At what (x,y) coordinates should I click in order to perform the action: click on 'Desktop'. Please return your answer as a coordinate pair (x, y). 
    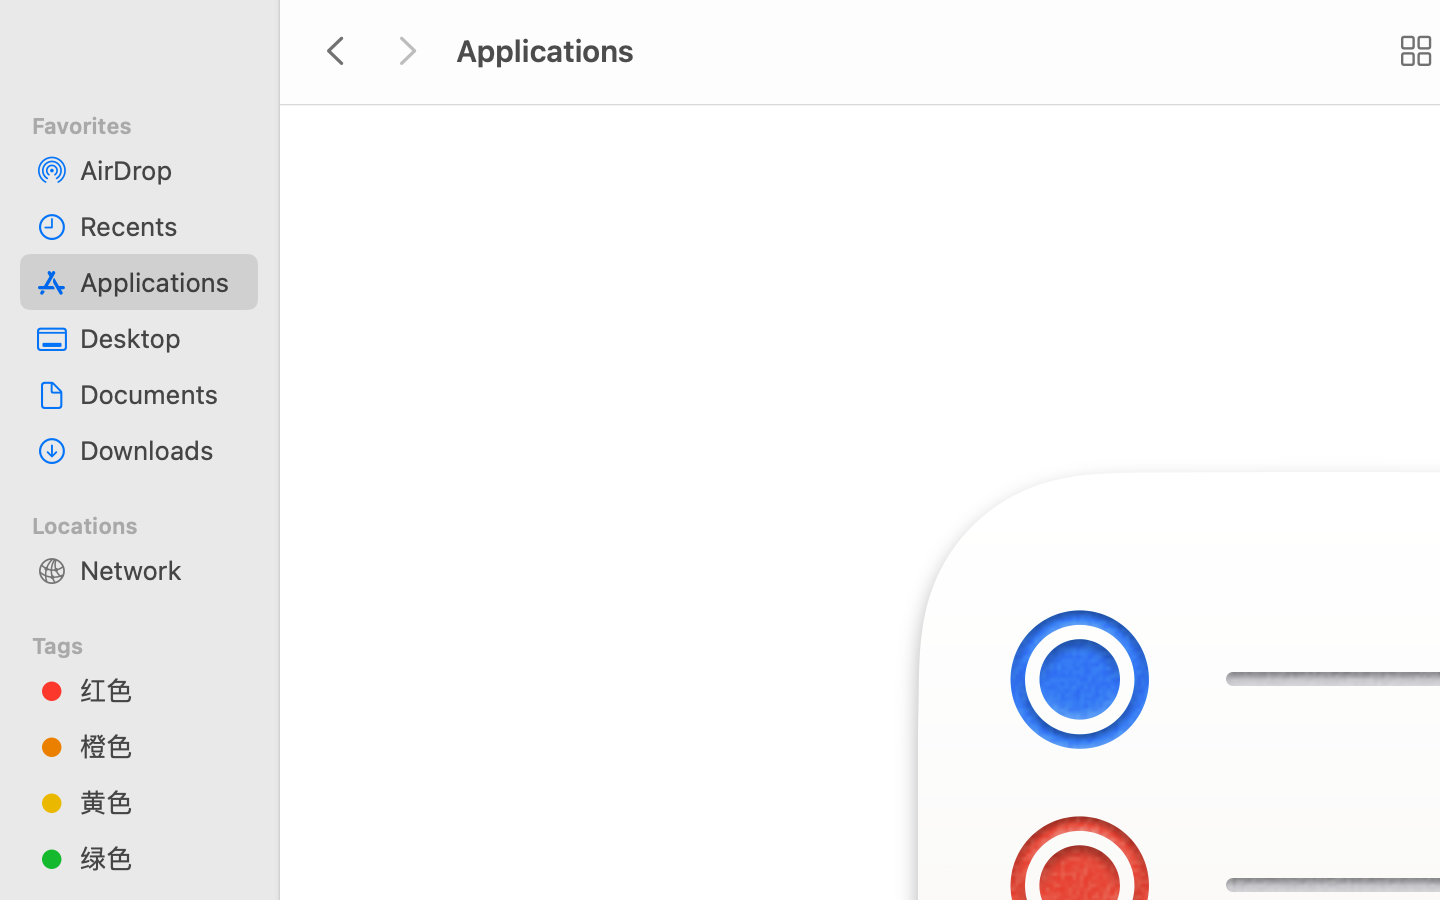
    Looking at the image, I should click on (159, 338).